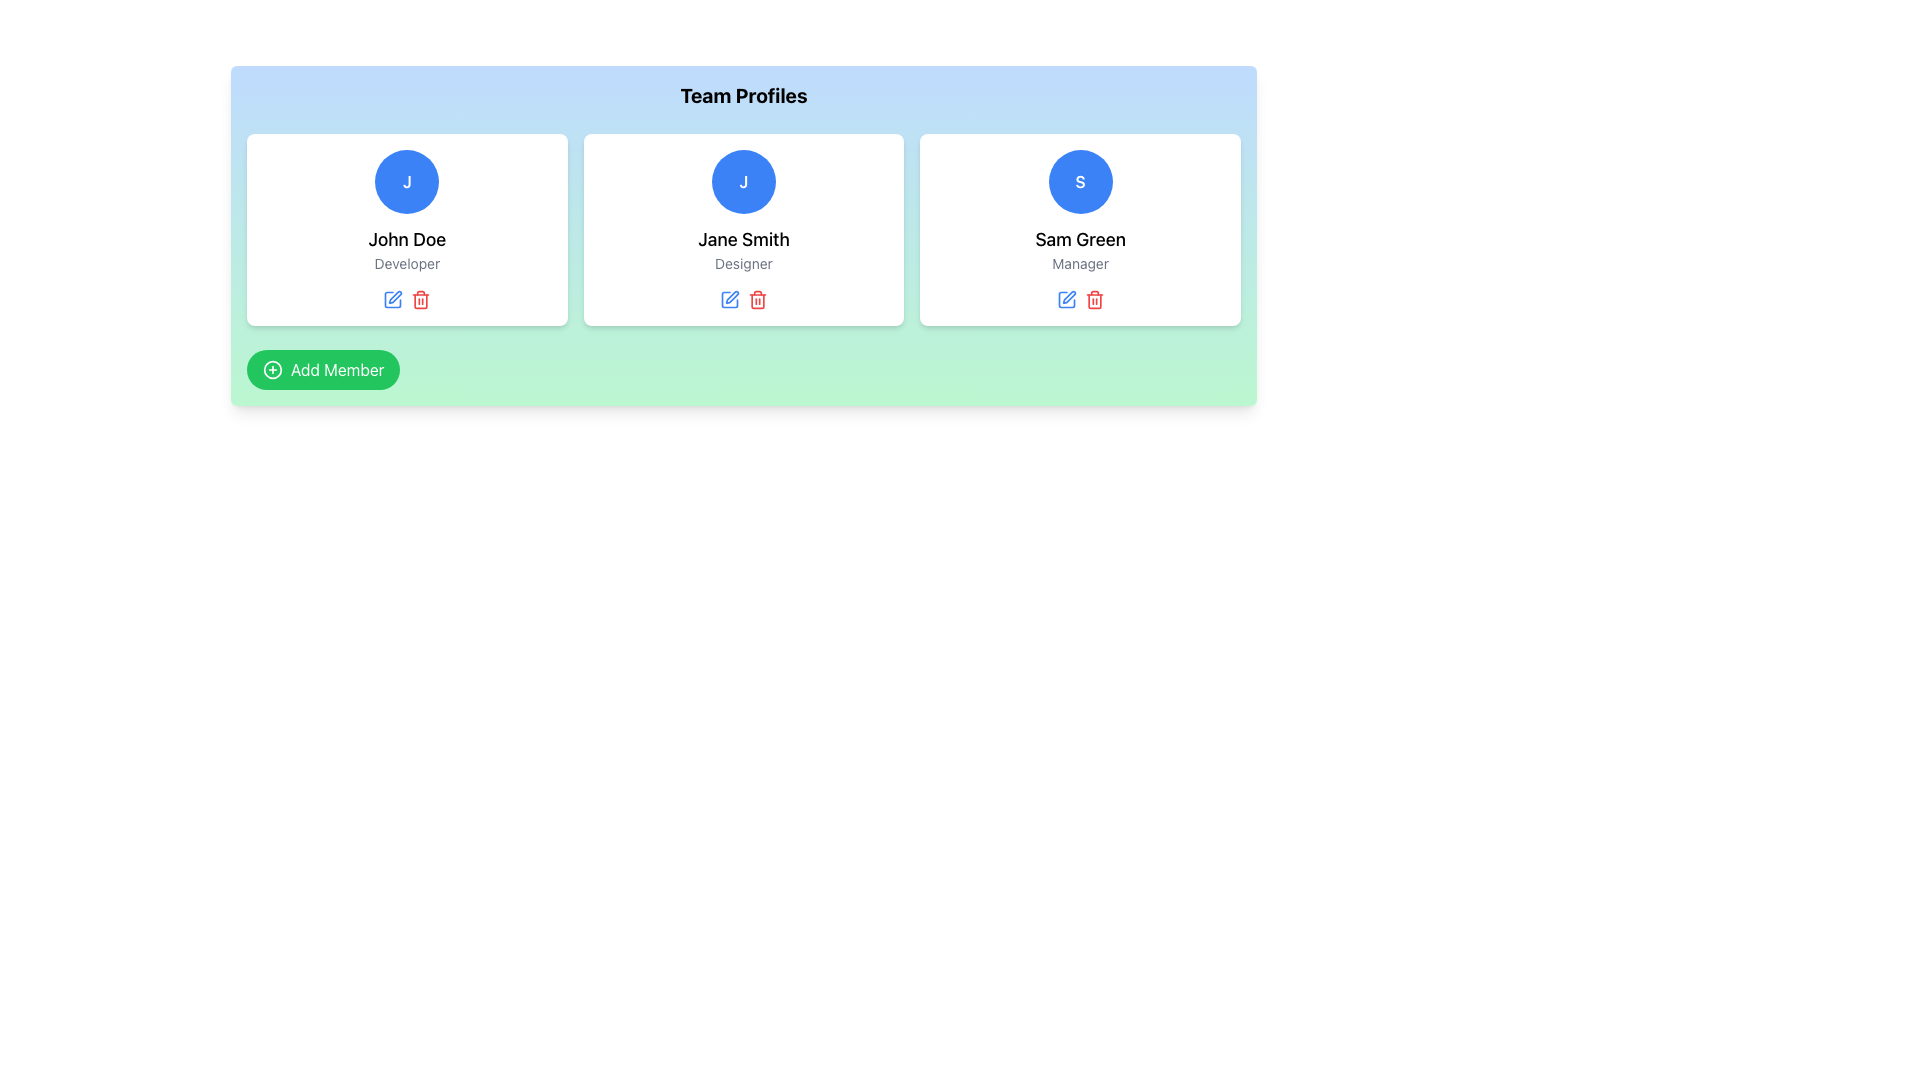 The height and width of the screenshot is (1080, 1920). I want to click on the text label displaying 'Developer' that is styled in gray and located beneath the name 'John Doe' in the first profile card of the 'Team Profiles' section, so click(406, 262).